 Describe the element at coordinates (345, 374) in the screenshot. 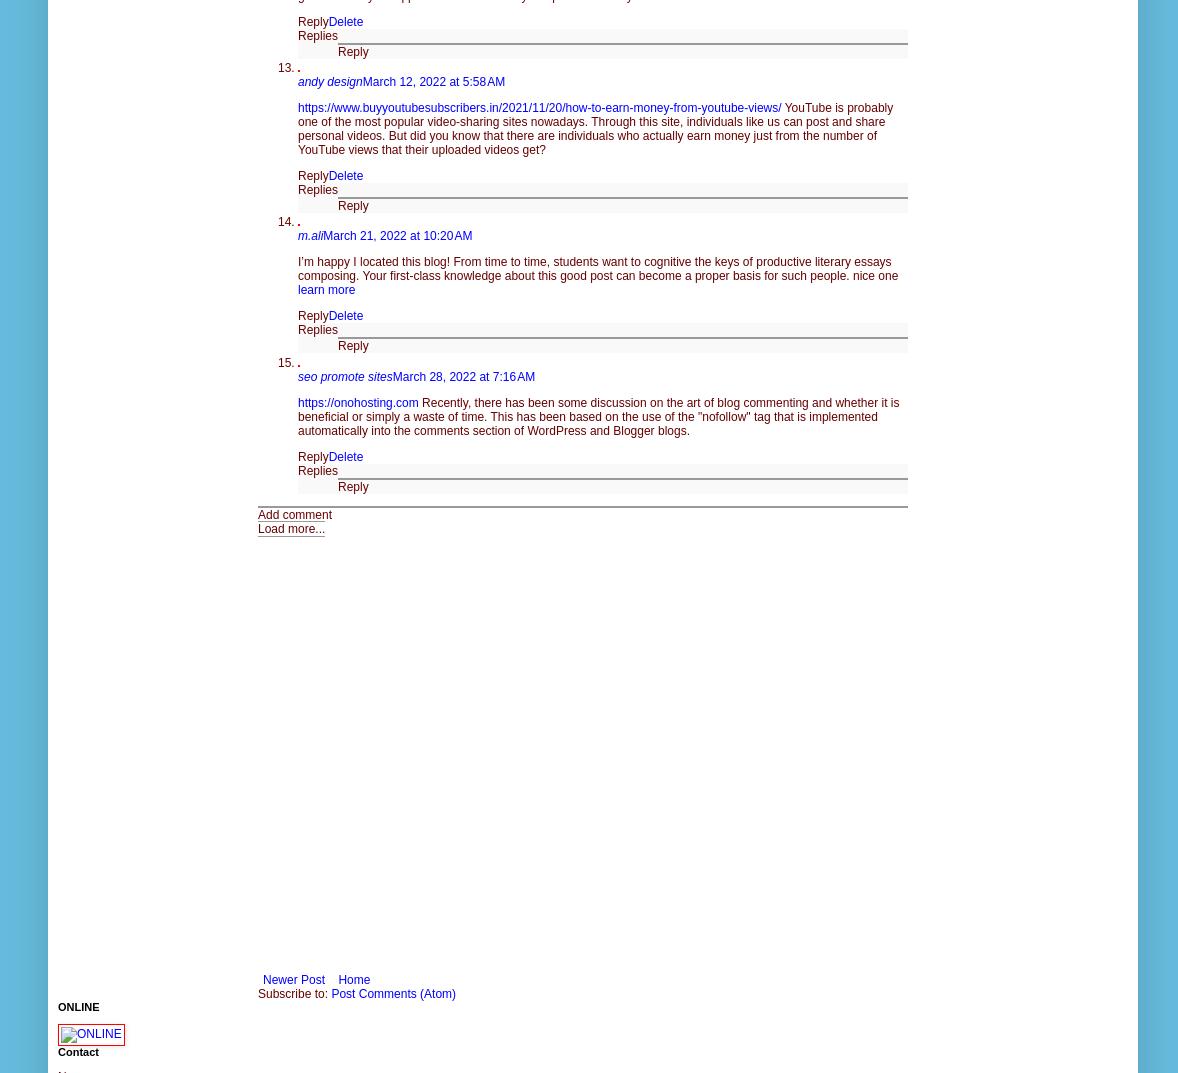

I see `'seo promote sites'` at that location.